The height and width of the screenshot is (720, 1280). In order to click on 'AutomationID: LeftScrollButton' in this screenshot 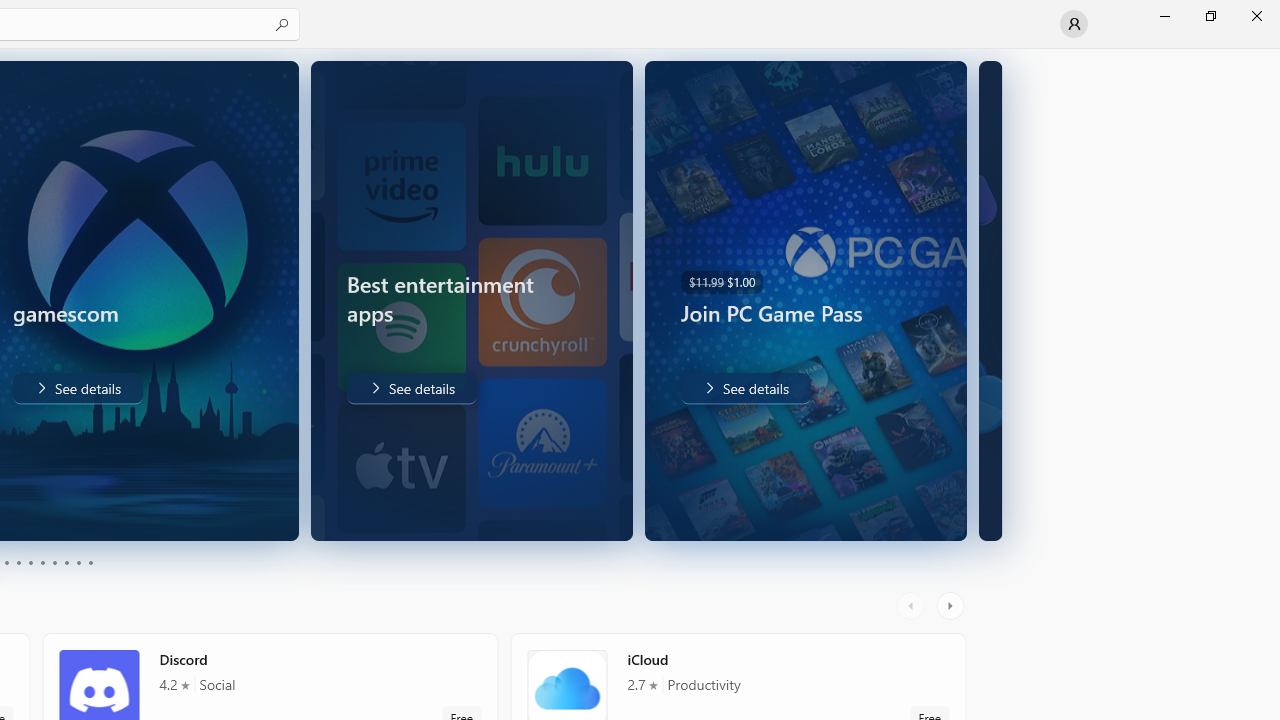, I will do `click(912, 605)`.